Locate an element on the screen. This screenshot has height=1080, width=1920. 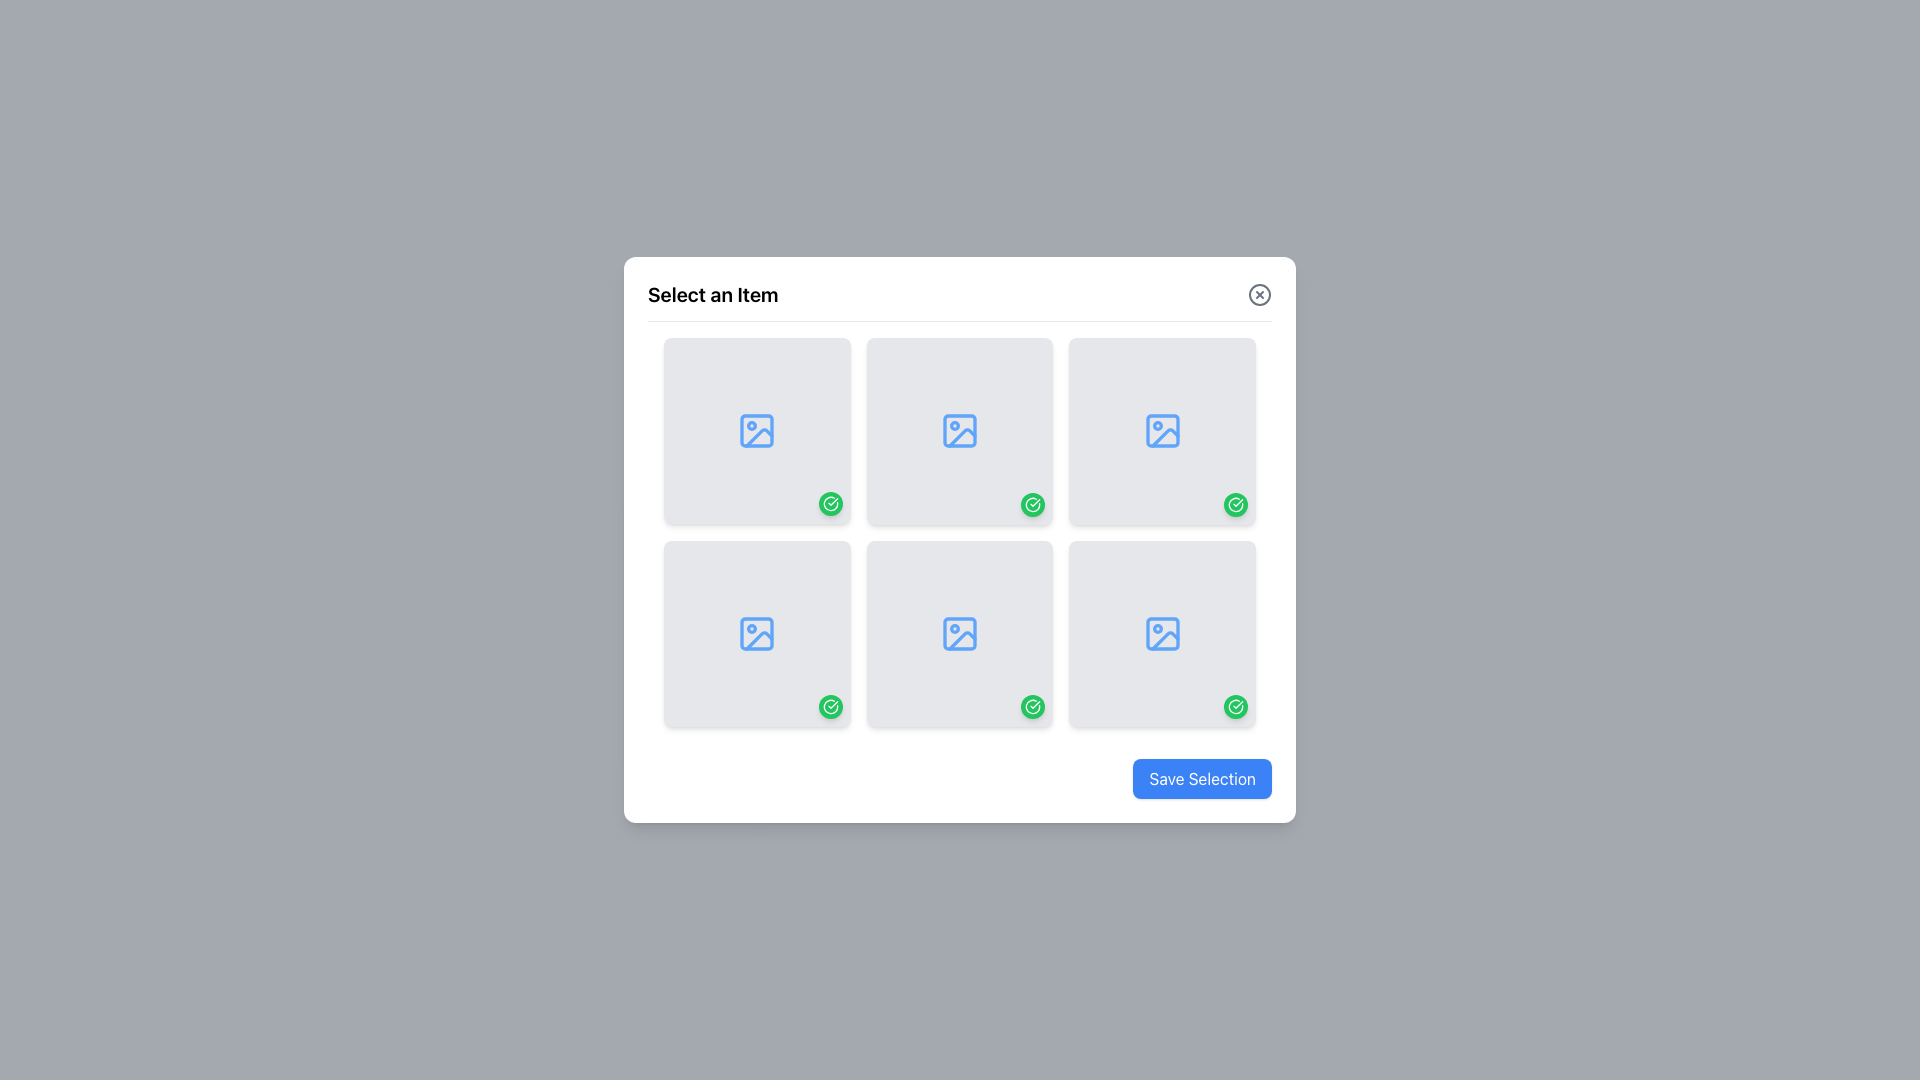
the image-like SVG icon located in the top-left corner of a three-by-two grid layout, which has a rectangular shape with rounded corners and includes a small circle and a line segment intersecting the corner is located at coordinates (756, 430).